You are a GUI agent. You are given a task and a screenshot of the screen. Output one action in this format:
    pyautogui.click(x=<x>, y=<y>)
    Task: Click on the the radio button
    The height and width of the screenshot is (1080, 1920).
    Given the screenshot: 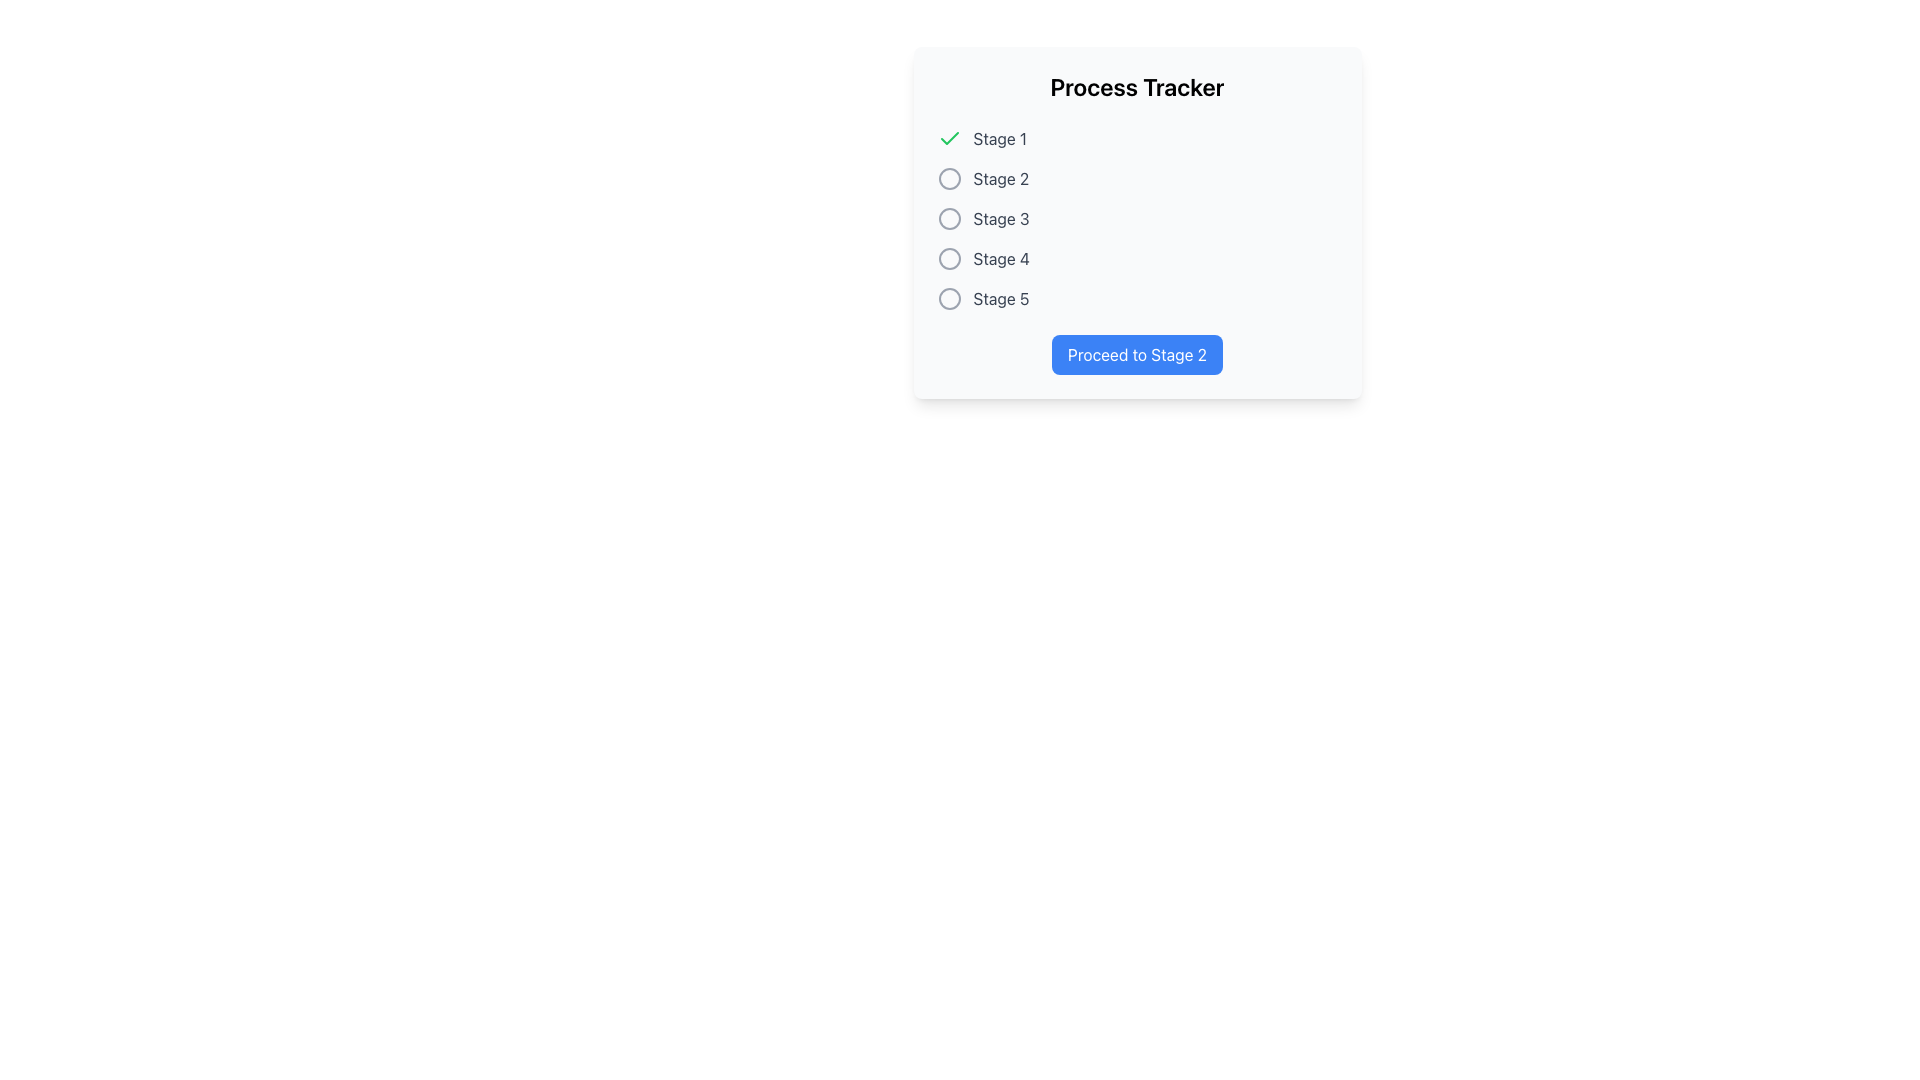 What is the action you would take?
    pyautogui.click(x=948, y=219)
    